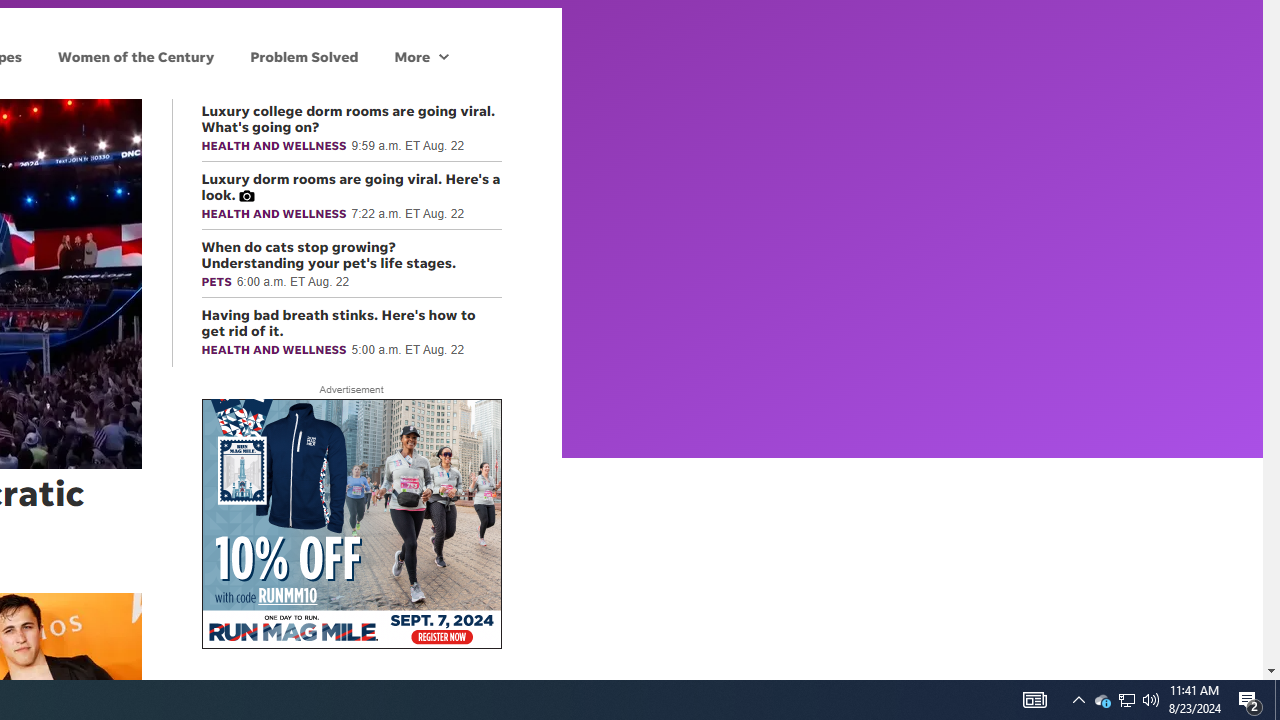  Describe the element at coordinates (420, 55) in the screenshot. I see `'More life navigation'` at that location.